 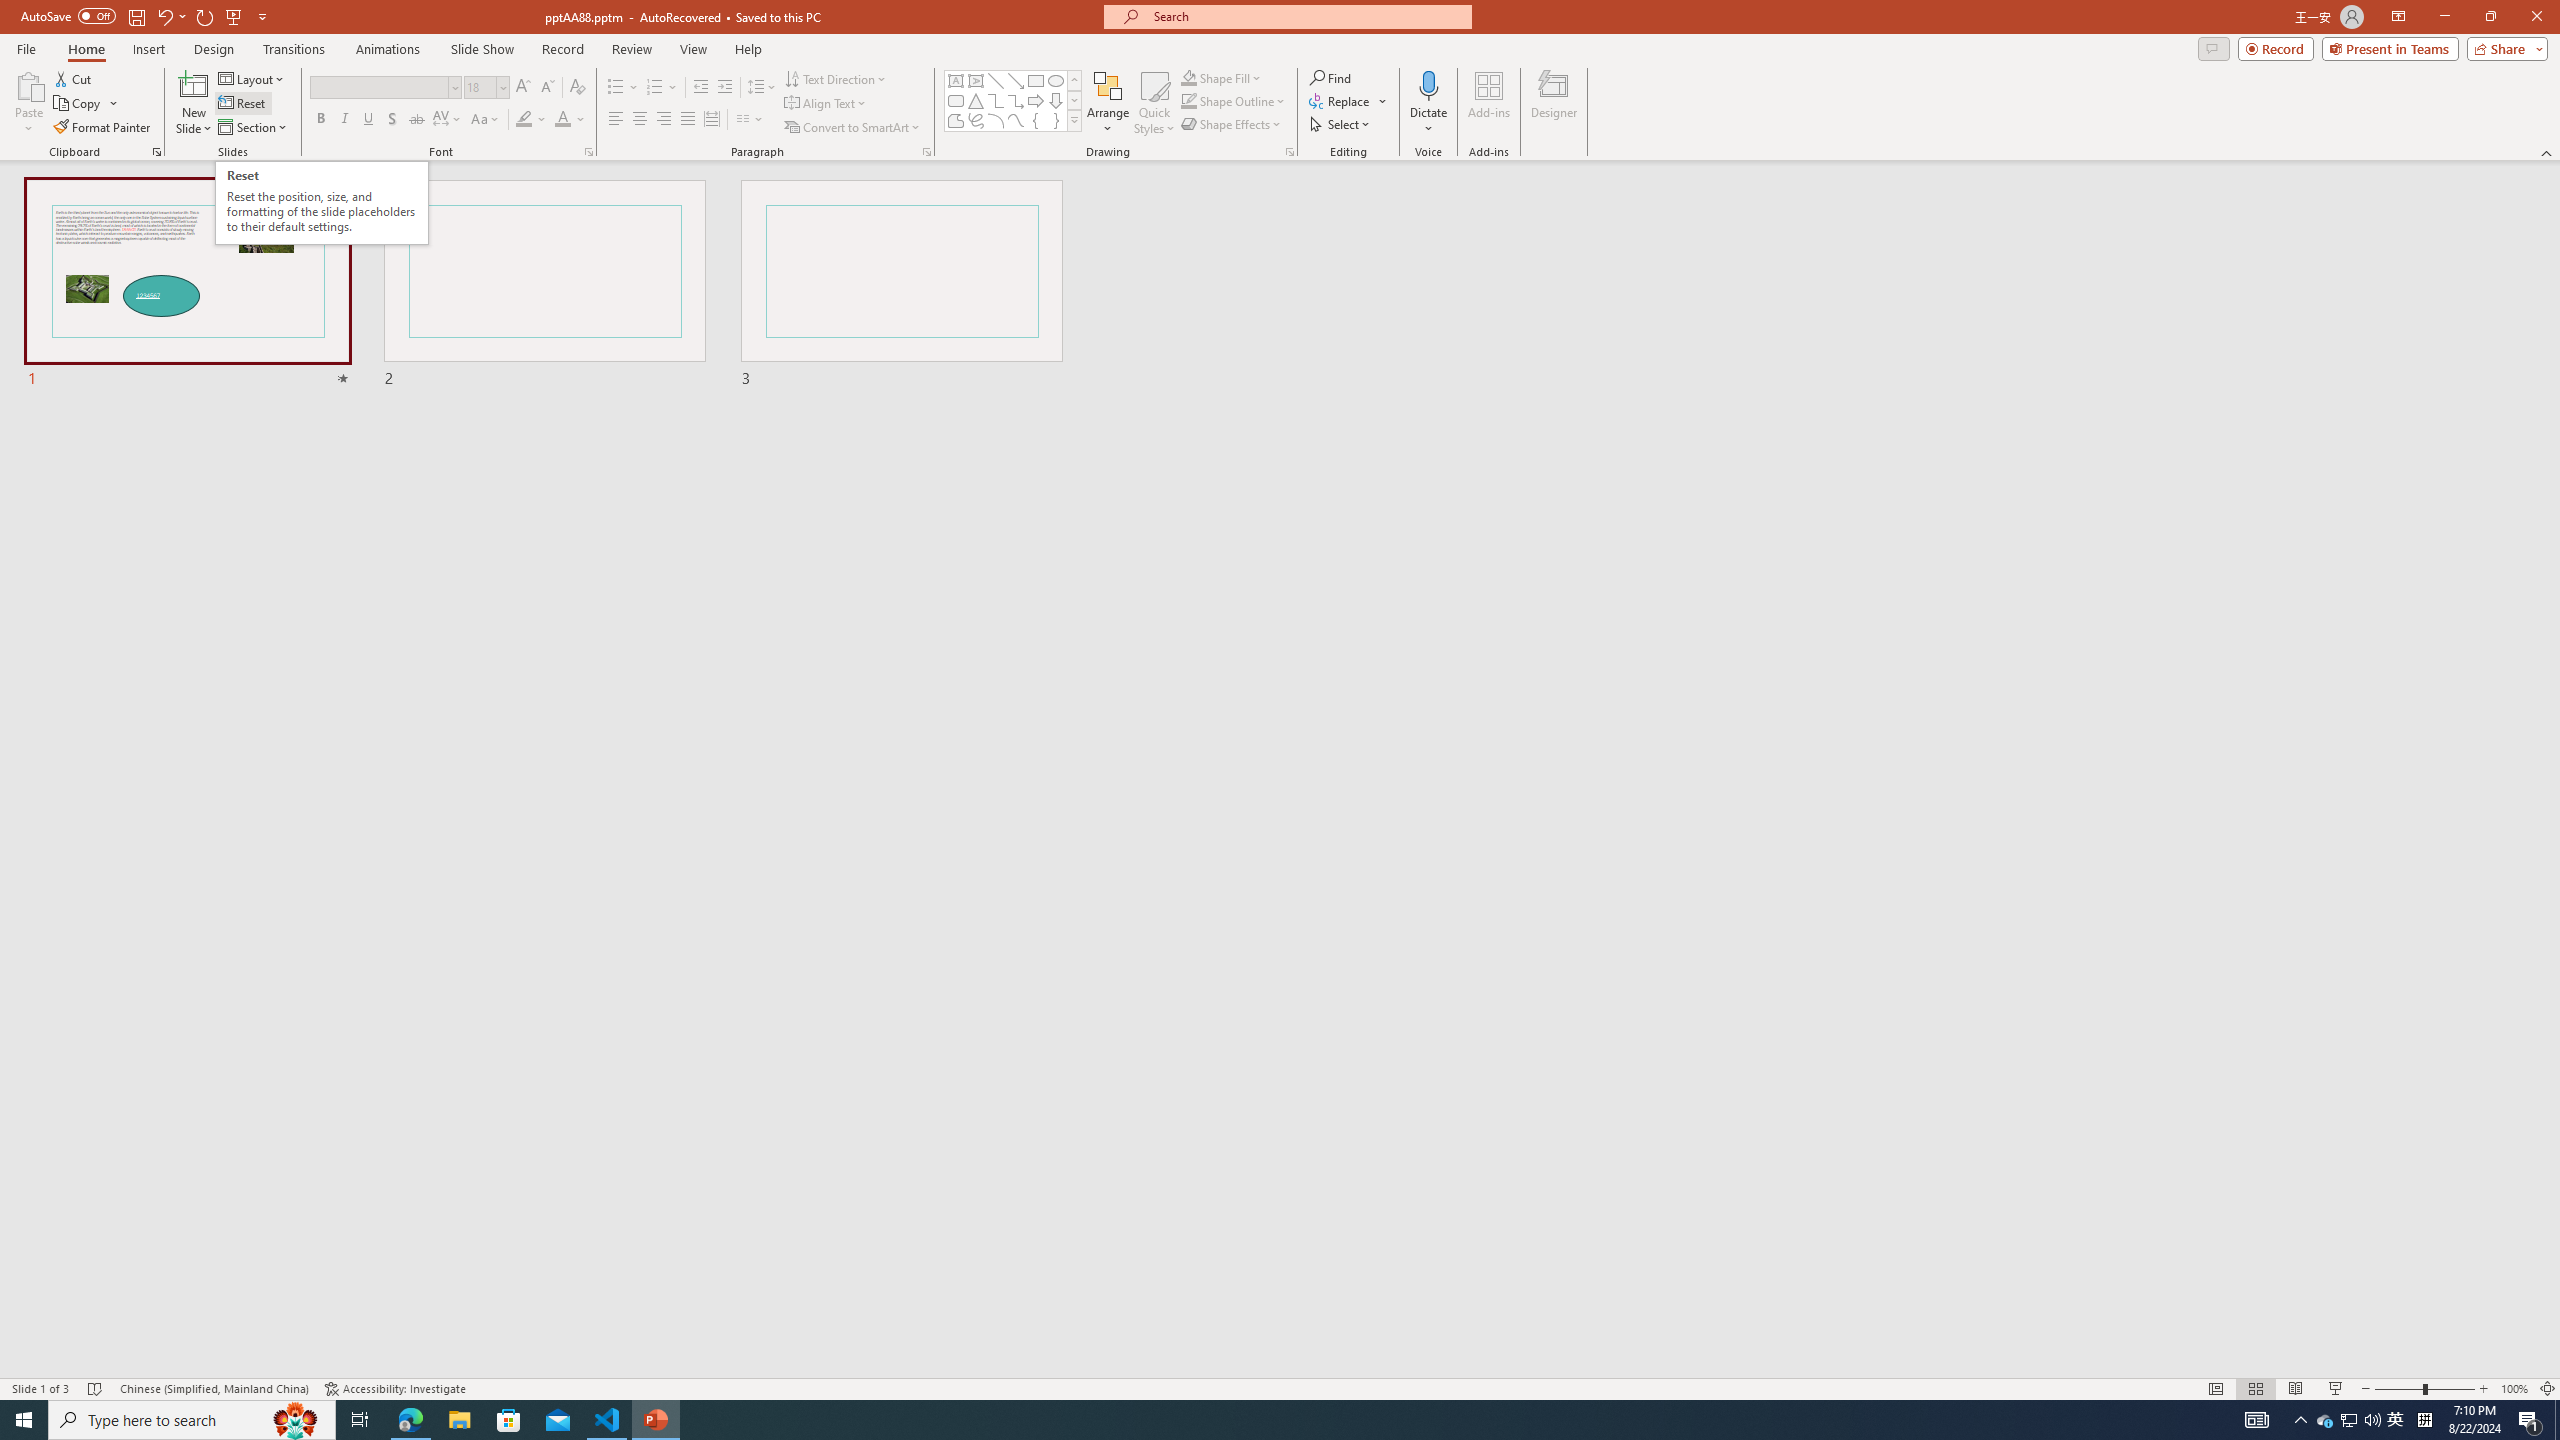 I want to click on 'Zoom 100%', so click(x=2515, y=1389).